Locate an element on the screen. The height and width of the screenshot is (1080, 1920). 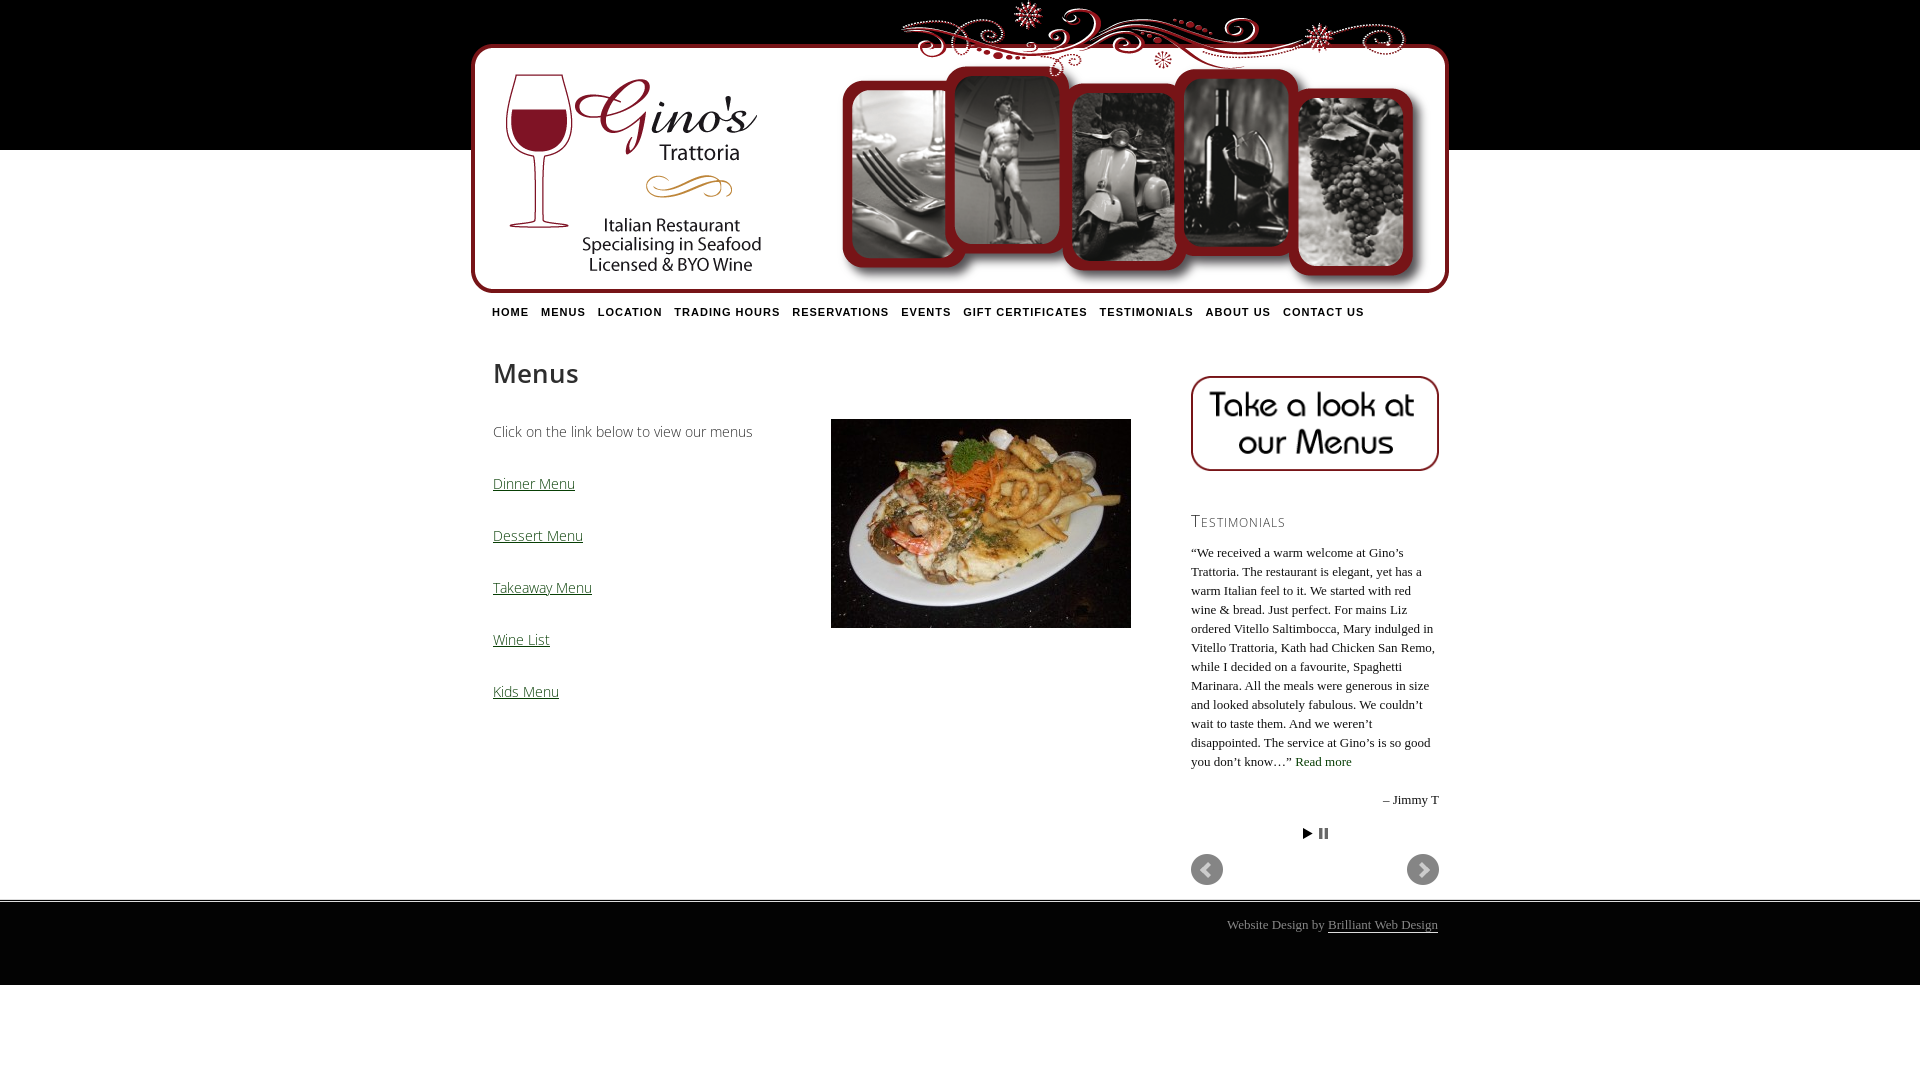
'Read more' is located at coordinates (1323, 761).